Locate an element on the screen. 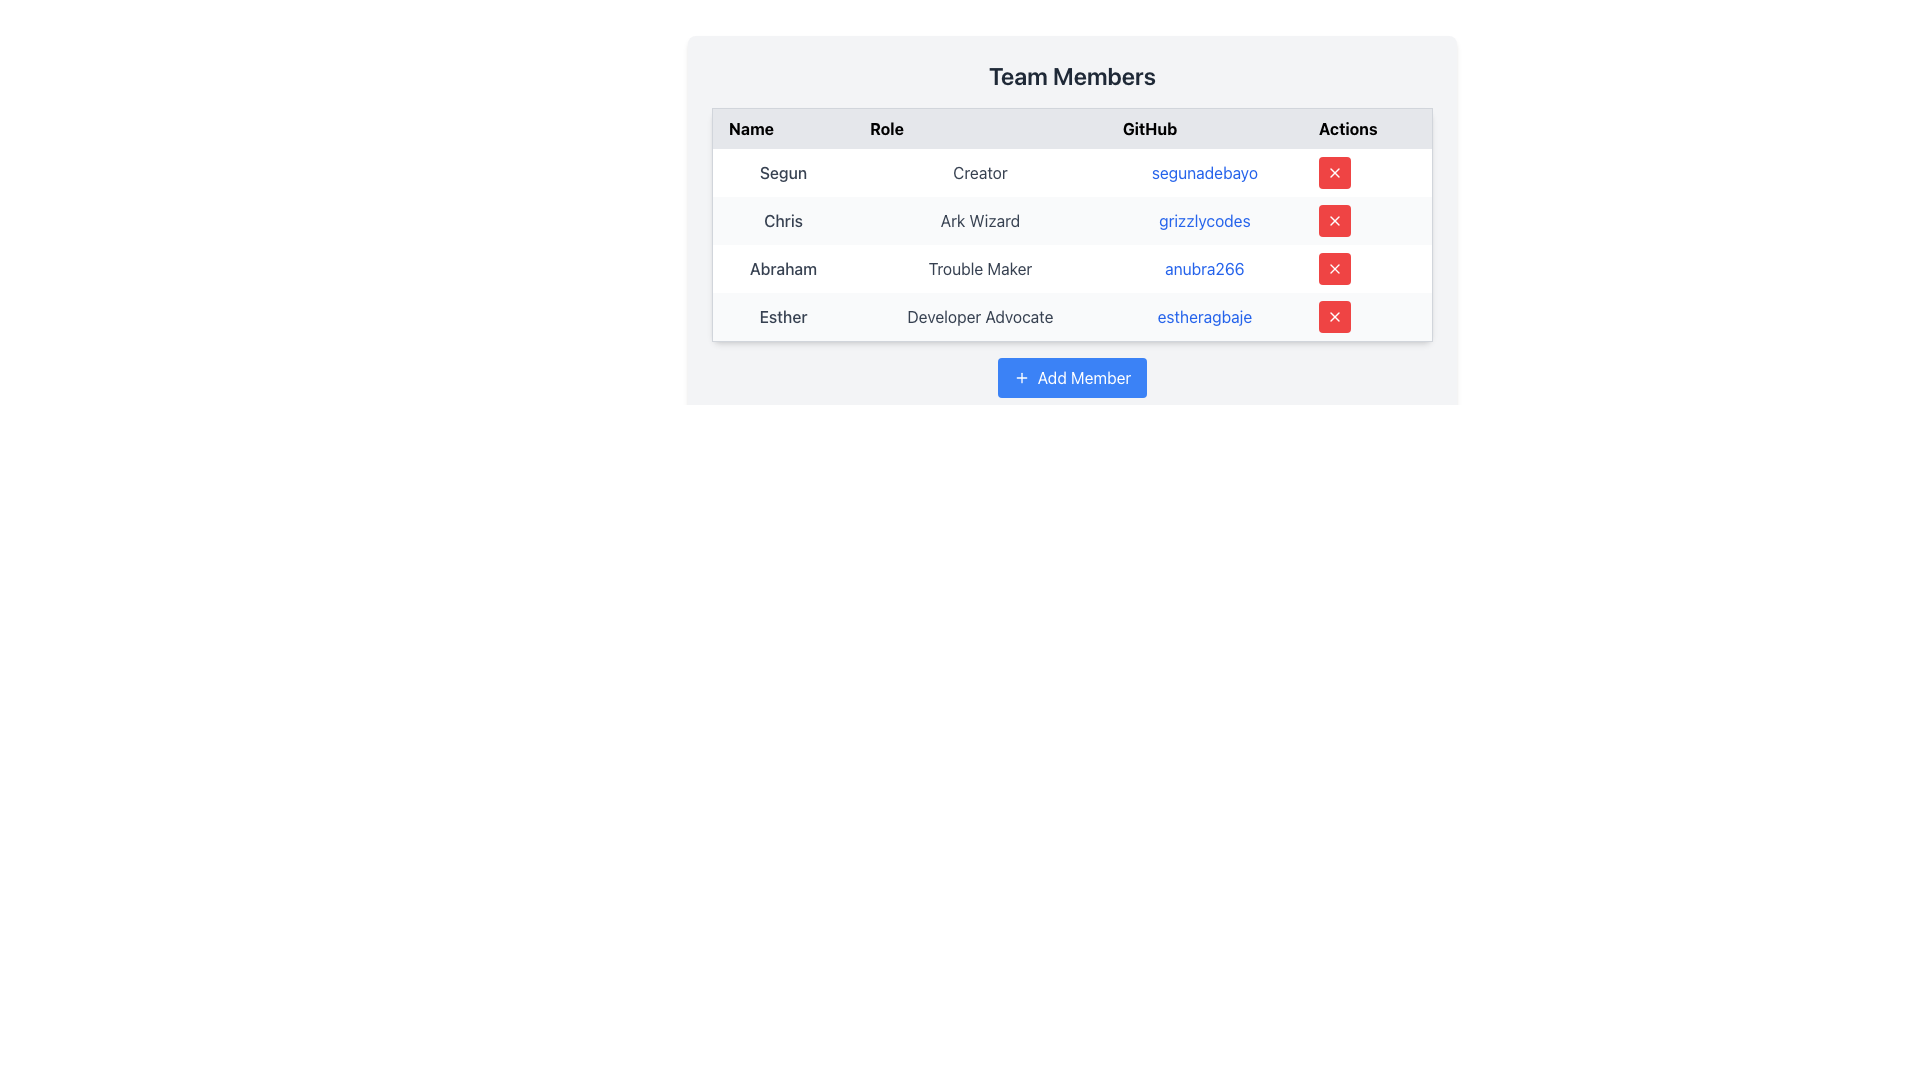 This screenshot has height=1080, width=1920. the hyperlink in the 'GitHub' column for the member 'Chris' is located at coordinates (1071, 208).